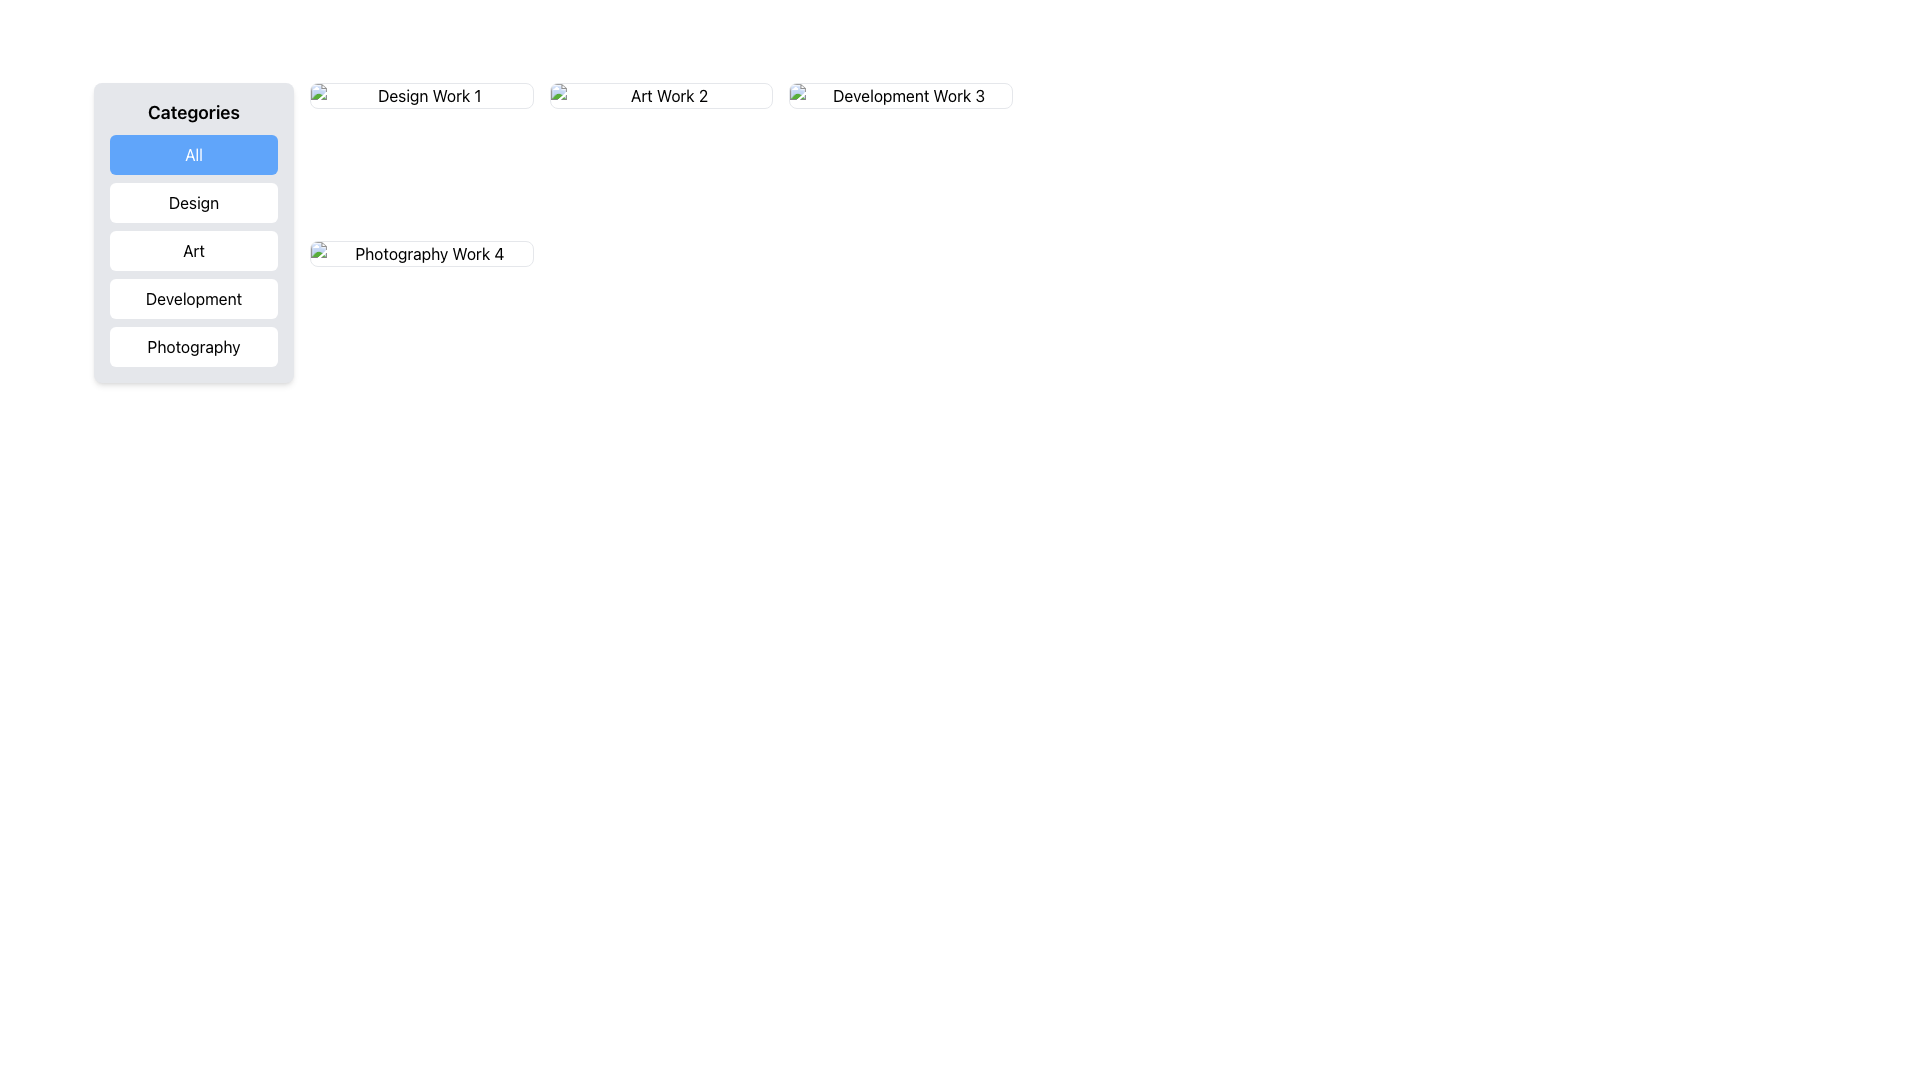  I want to click on the image element labeled 'Art Work 2' which is part of a group of artworks, situated centrally between 'Design Work 1' and 'Development Work 3', so click(661, 96).